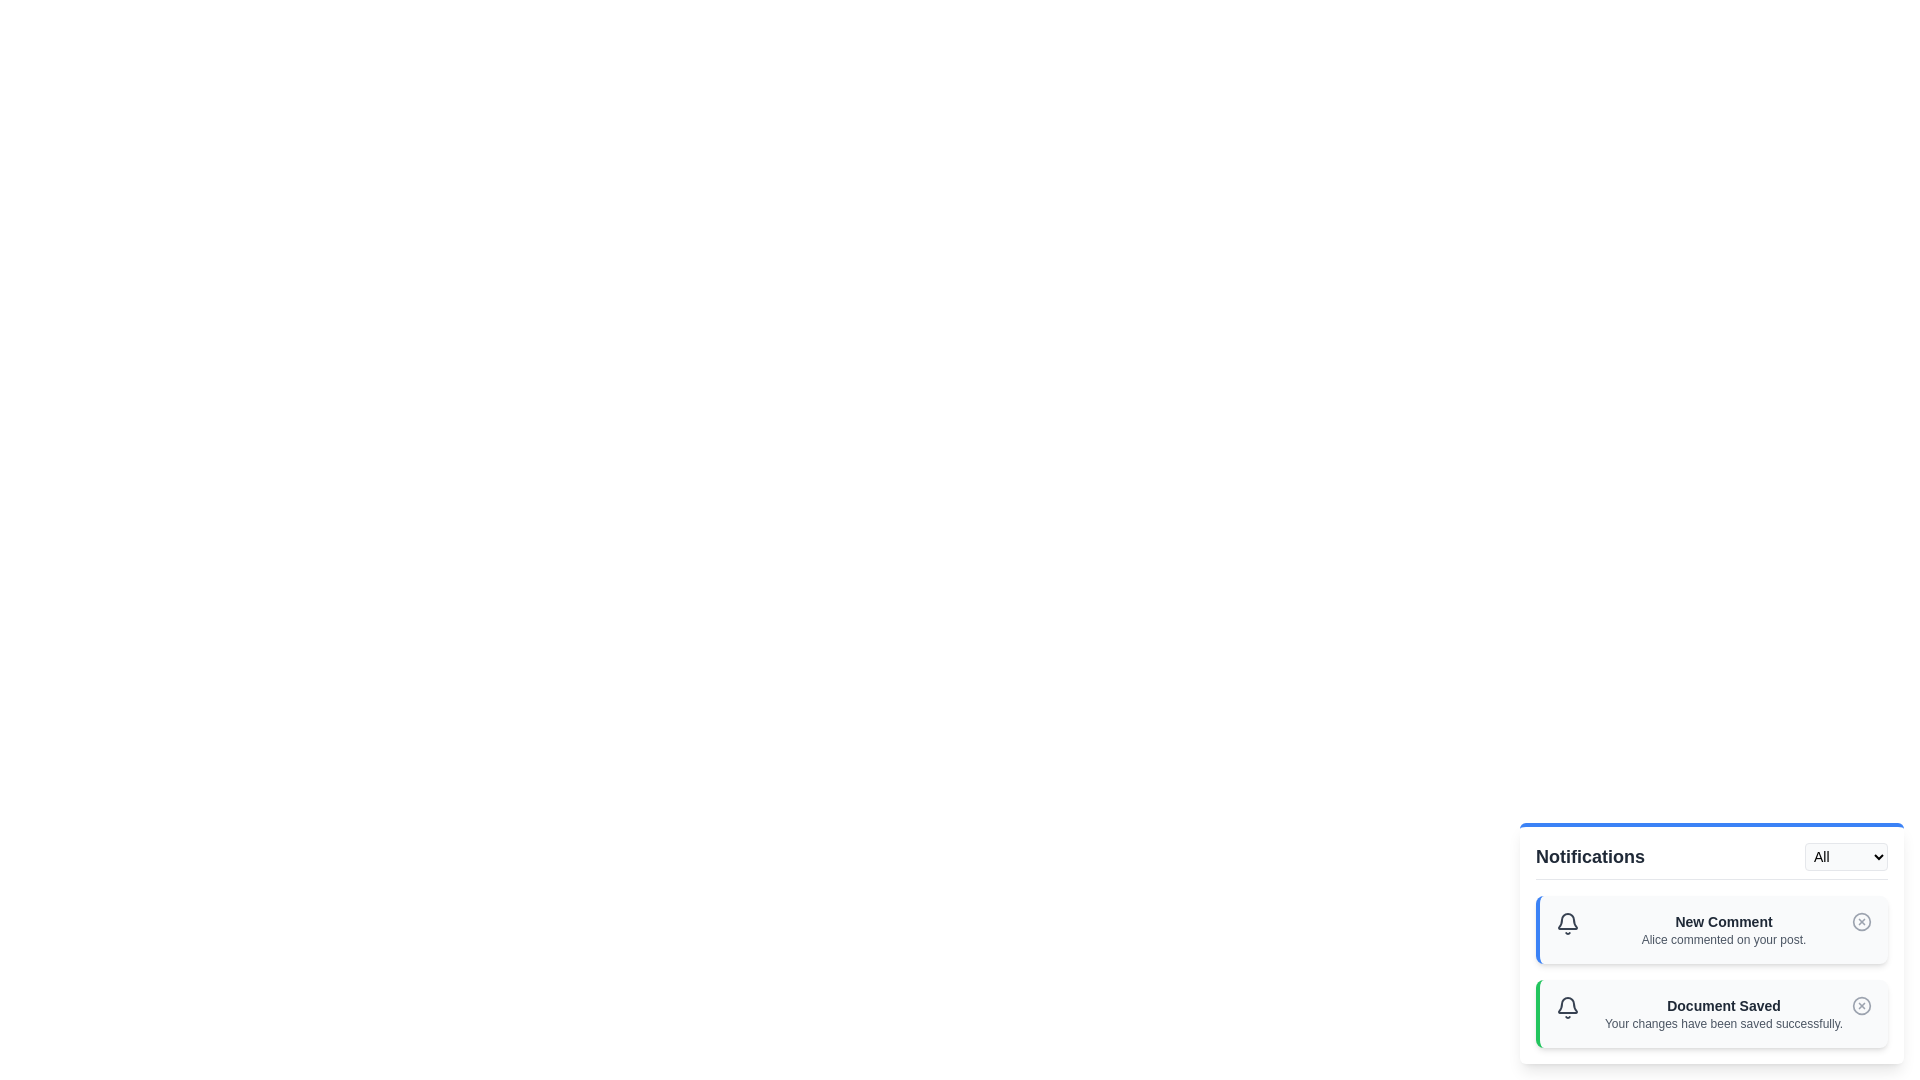  I want to click on the notification filter type to Success, so click(1845, 855).